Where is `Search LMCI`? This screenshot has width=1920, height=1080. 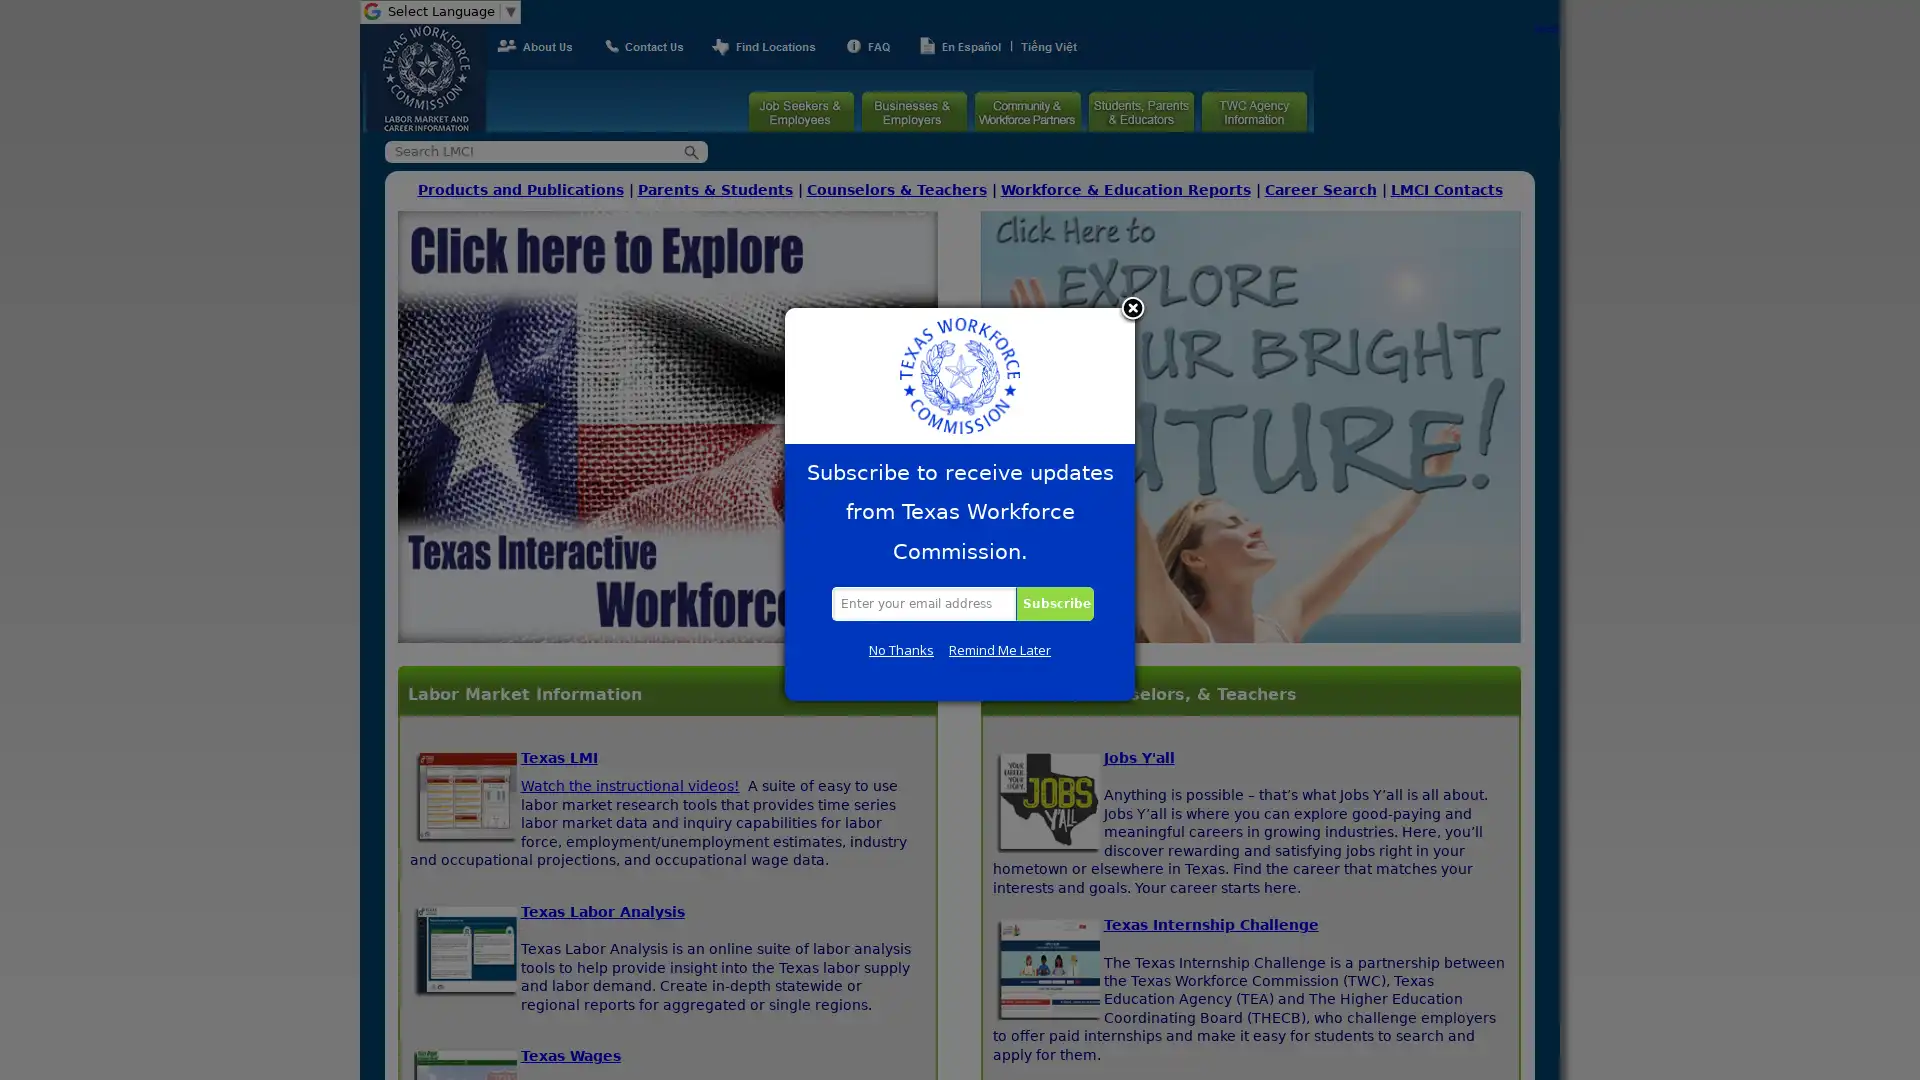
Search LMCI is located at coordinates (691, 150).